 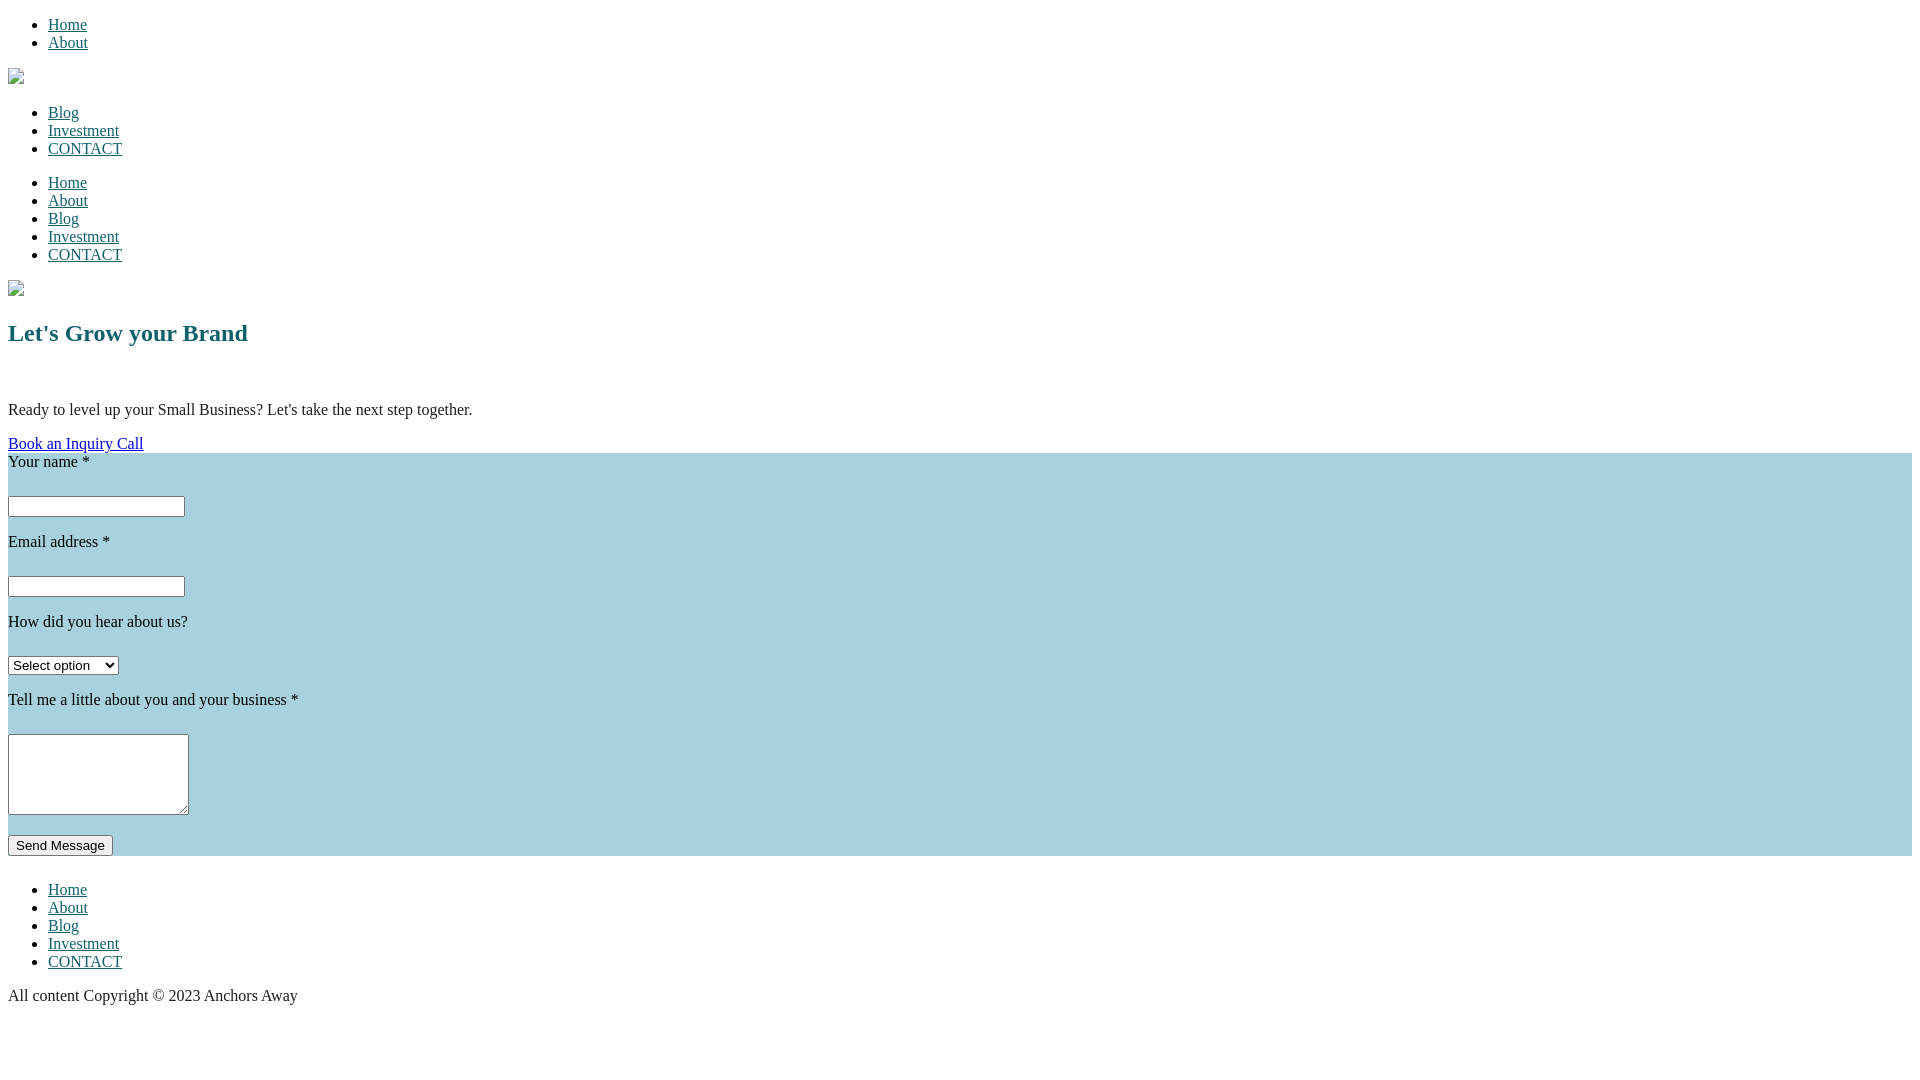 What do you see at coordinates (82, 235) in the screenshot?
I see `'Investment'` at bounding box center [82, 235].